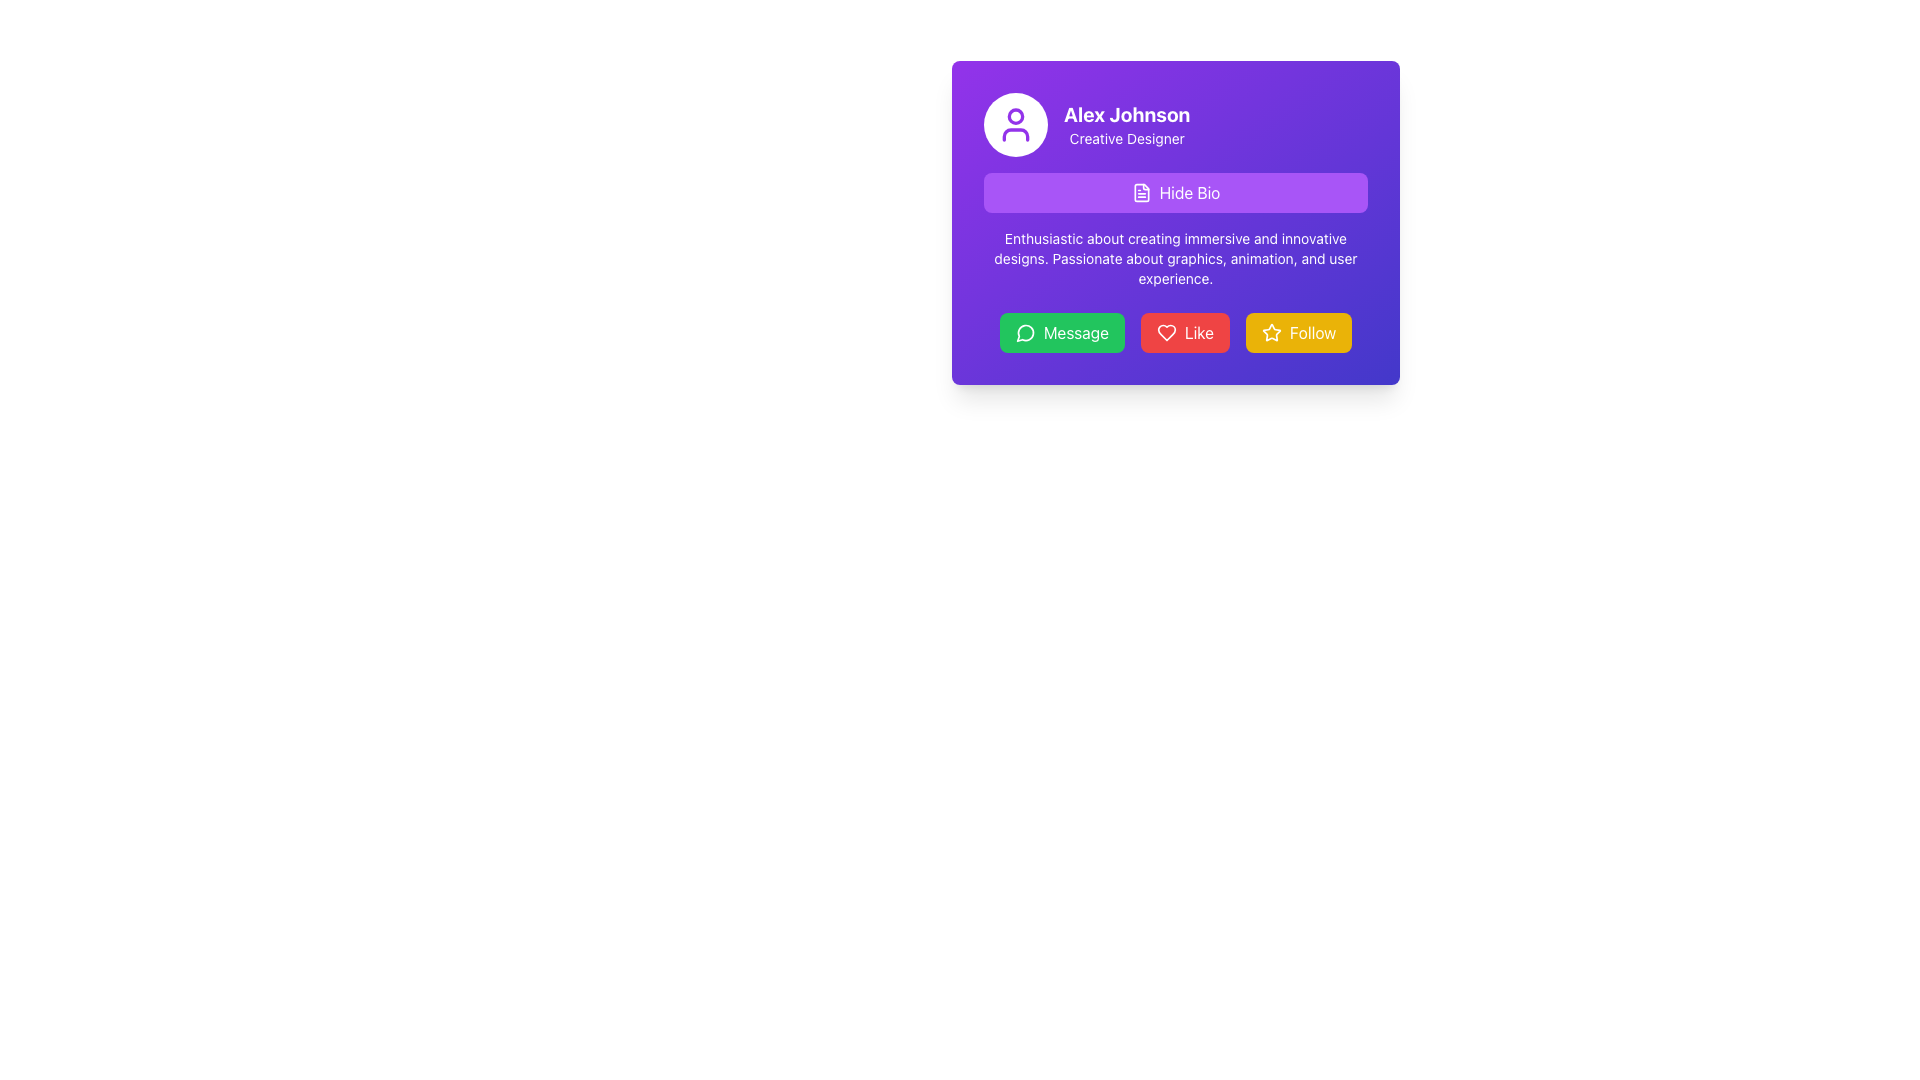 The image size is (1920, 1080). What do you see at coordinates (1313, 331) in the screenshot?
I see `the 'Follow' text within the bright yellow button located at the bottom-right corner of the purple profile card` at bounding box center [1313, 331].